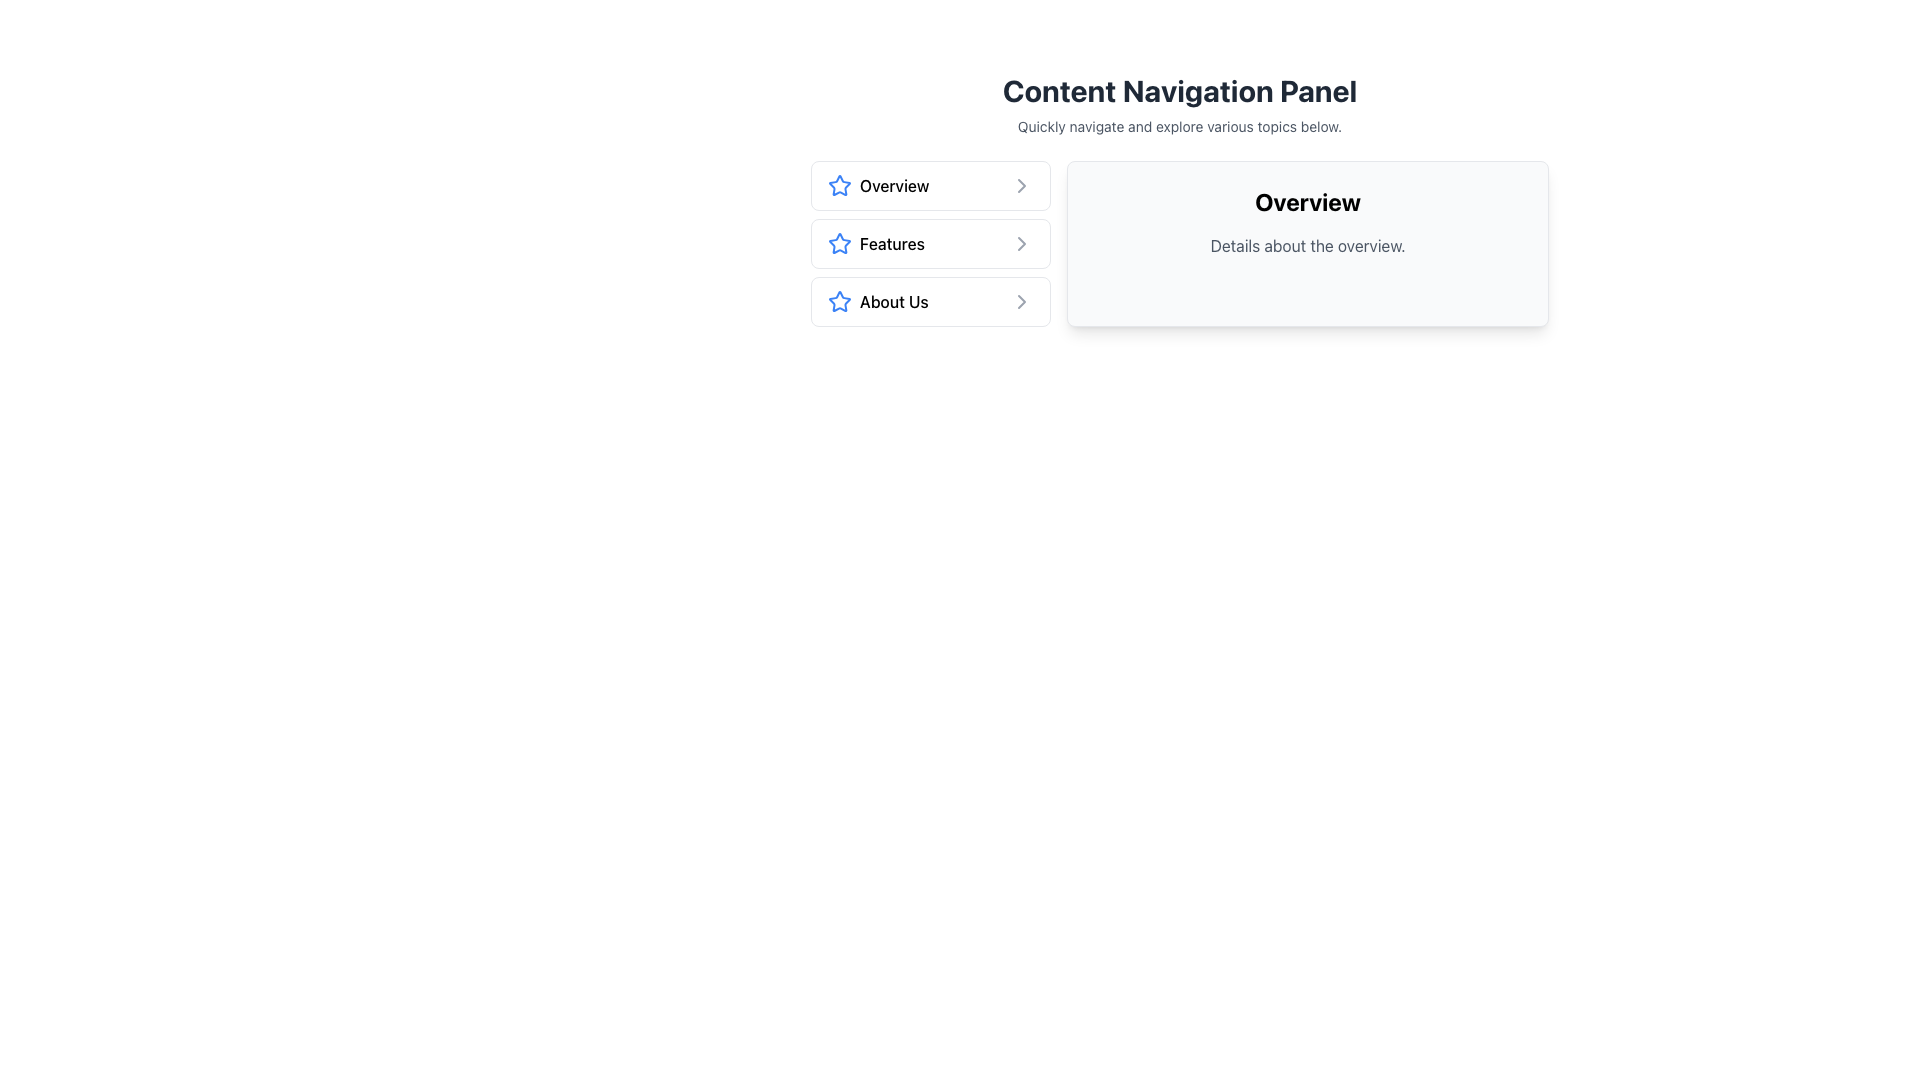 This screenshot has width=1920, height=1080. I want to click on text displayed in the 'Content Navigation Panel' which includes the title and instructional phrase, so click(1180, 104).